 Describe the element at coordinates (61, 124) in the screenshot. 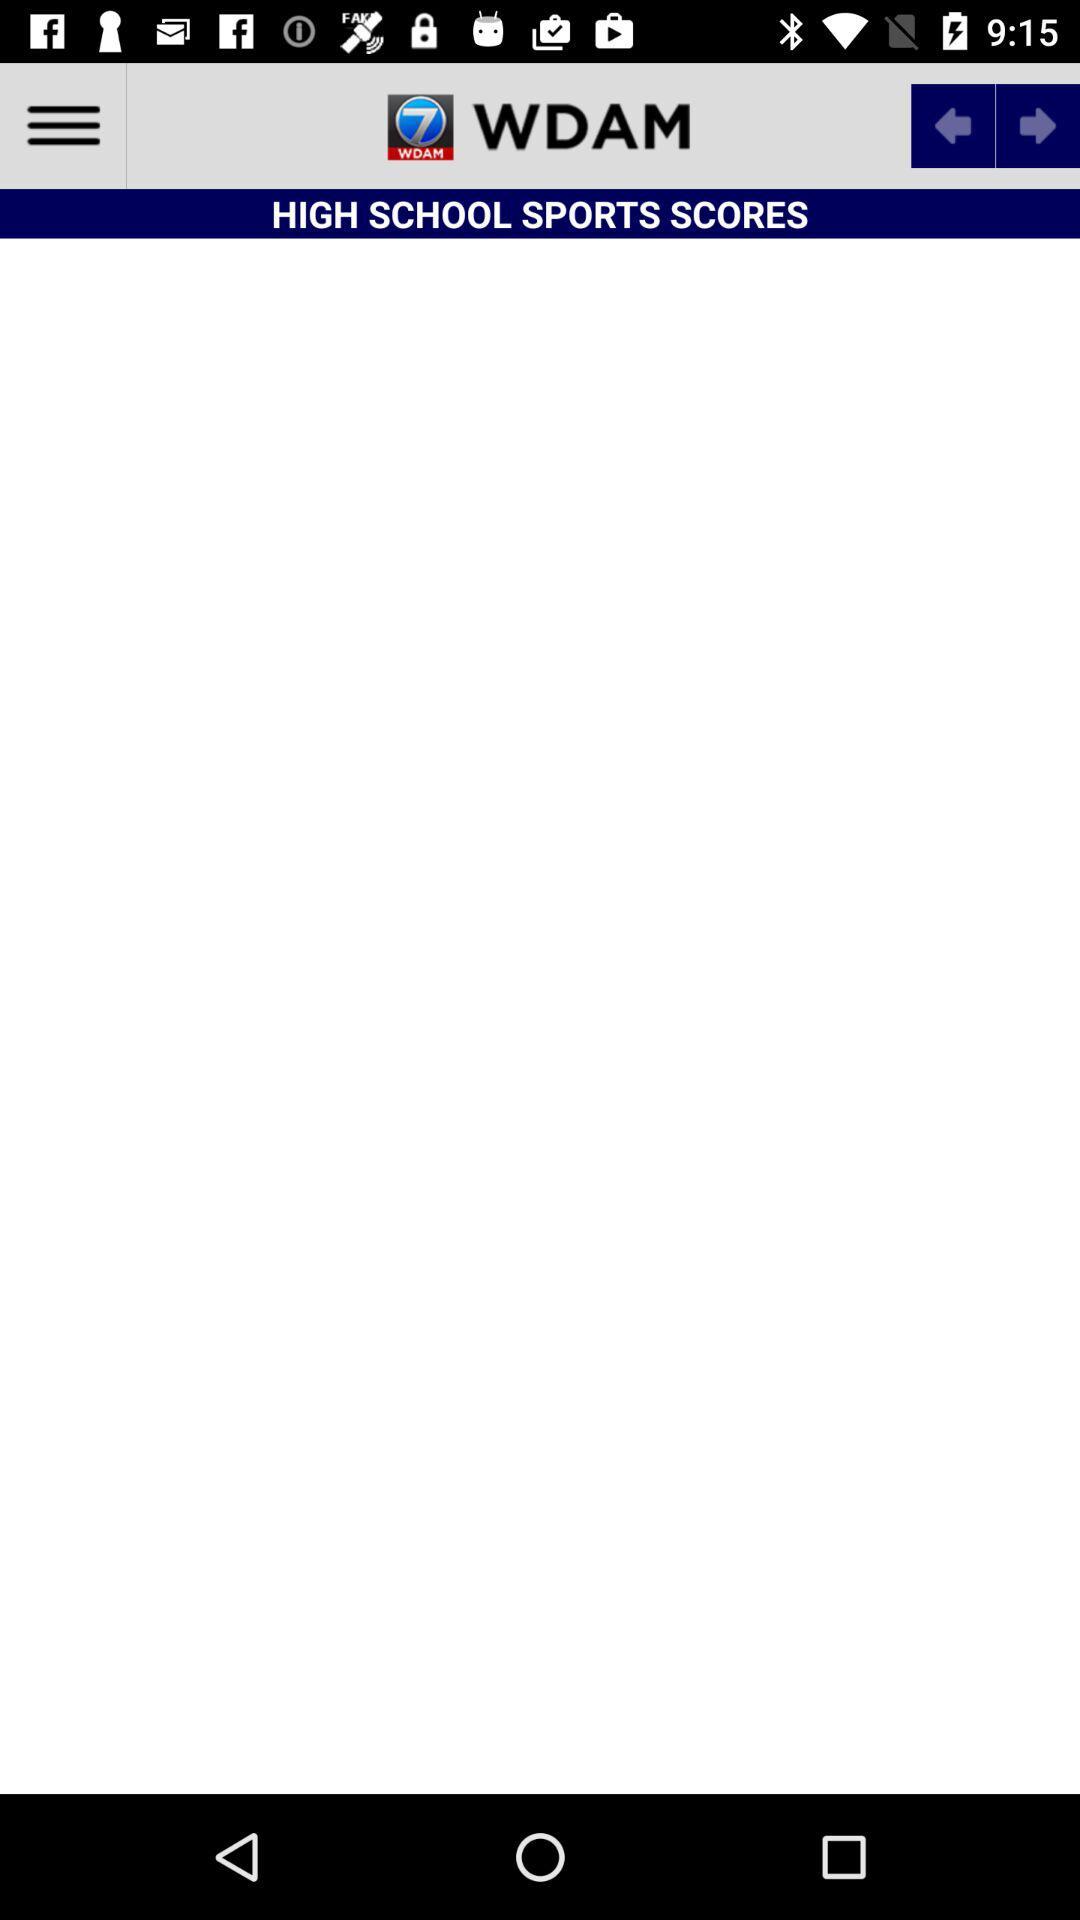

I see `the menu icon` at that location.